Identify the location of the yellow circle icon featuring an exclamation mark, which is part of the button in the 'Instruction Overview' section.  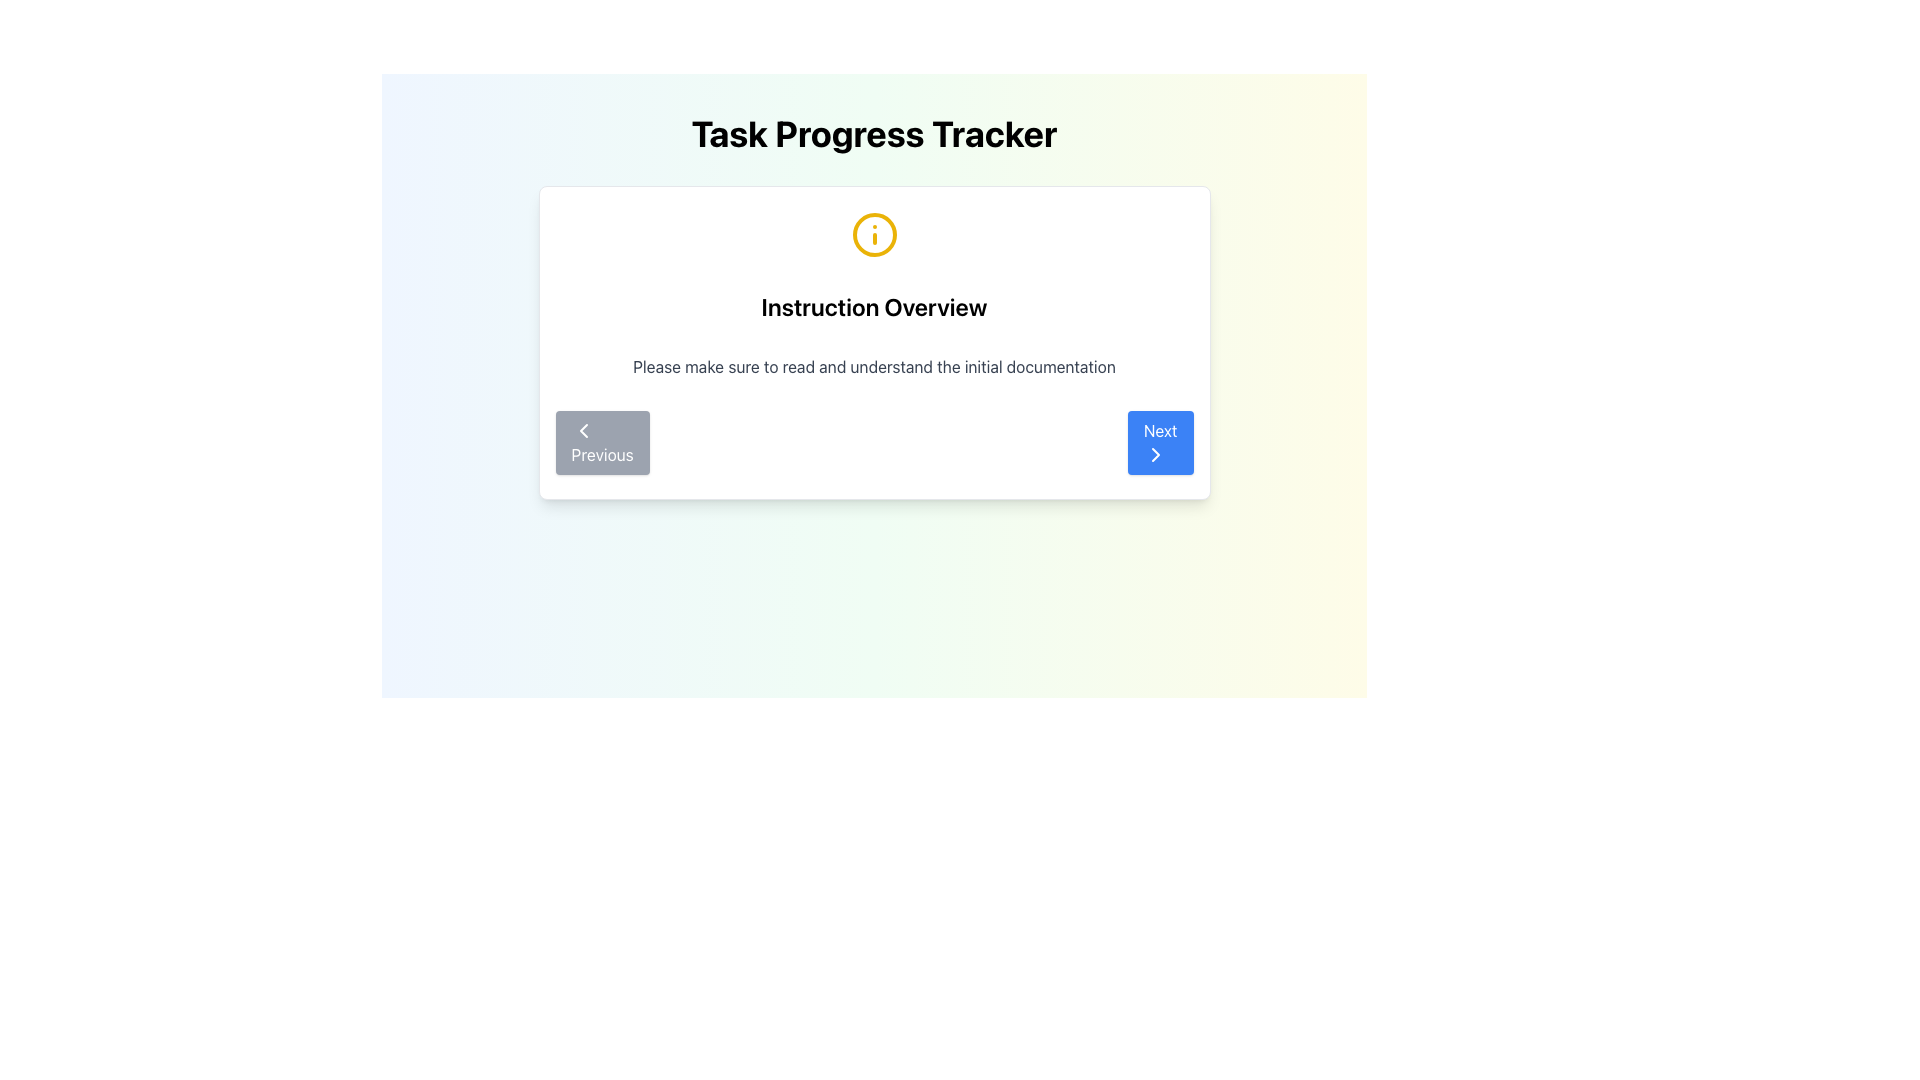
(874, 234).